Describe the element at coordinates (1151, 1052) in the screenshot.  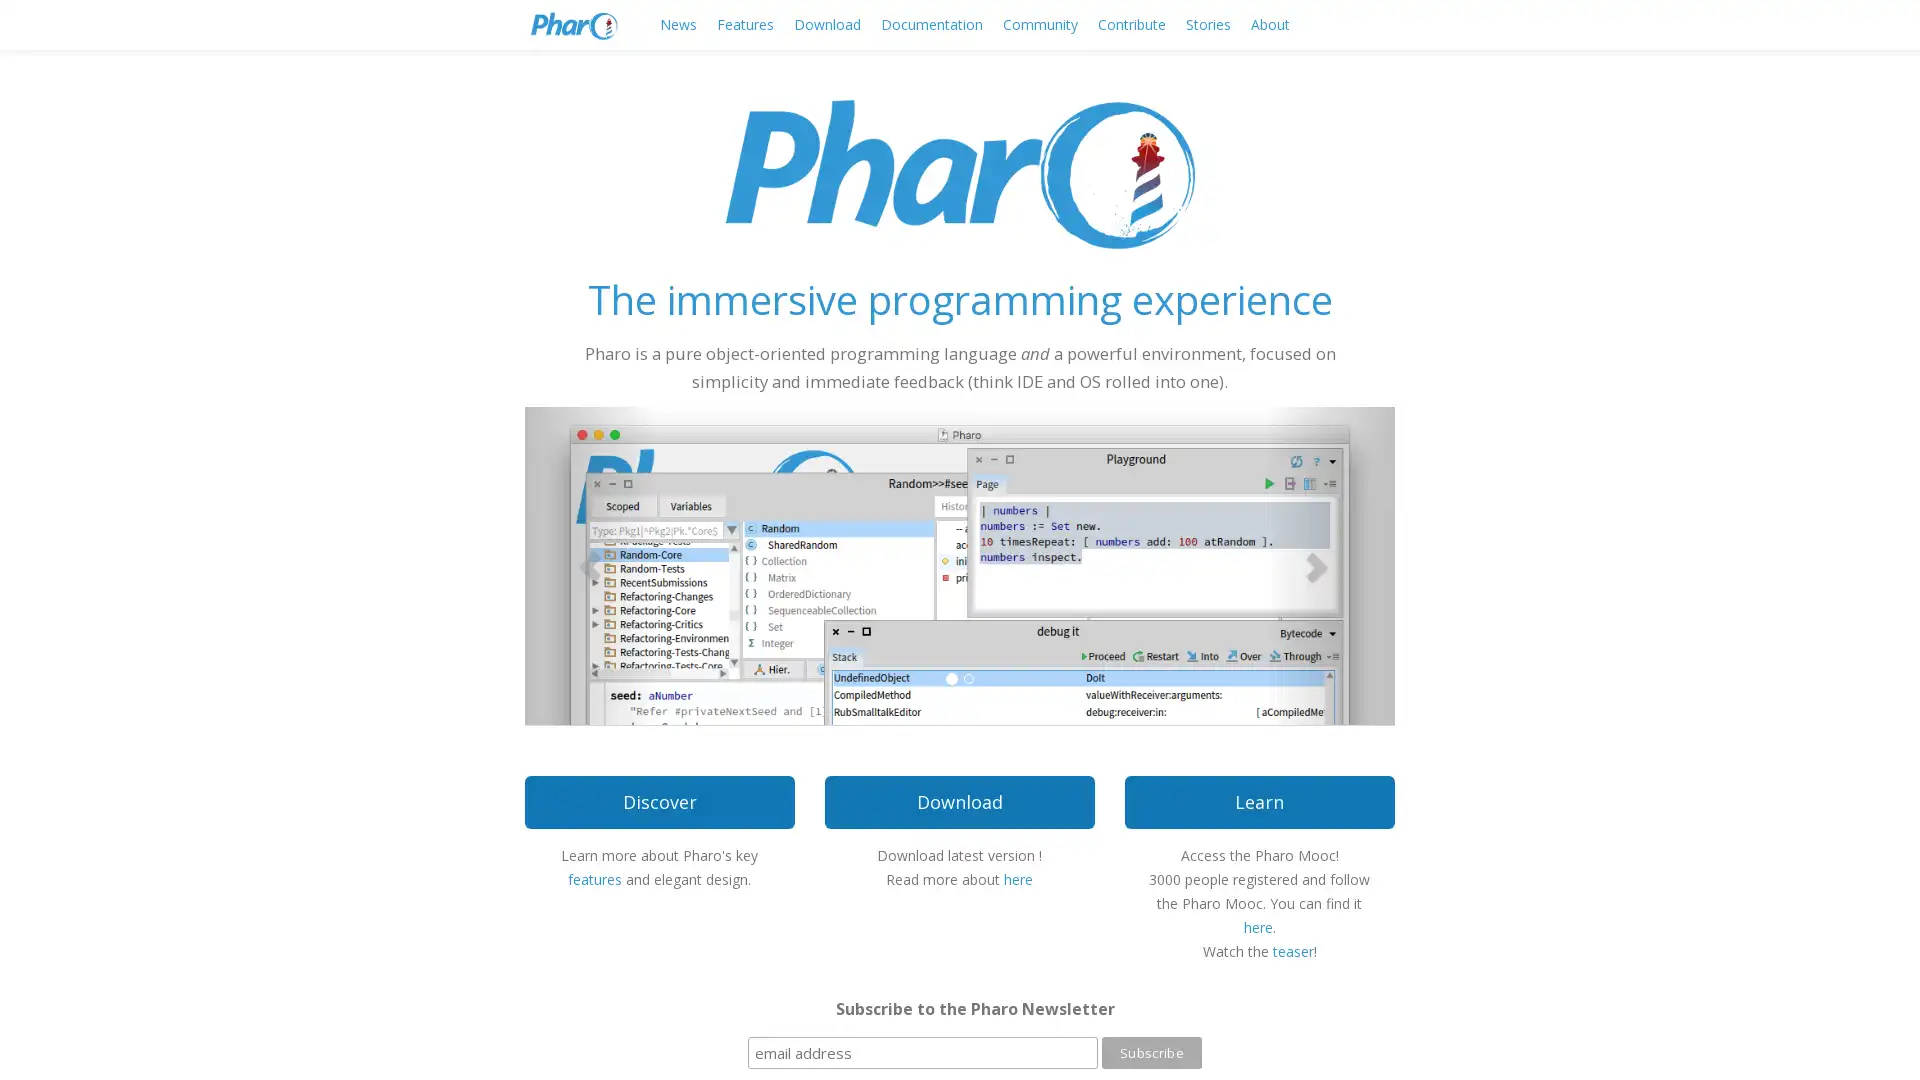
I see `Subscribe` at that location.